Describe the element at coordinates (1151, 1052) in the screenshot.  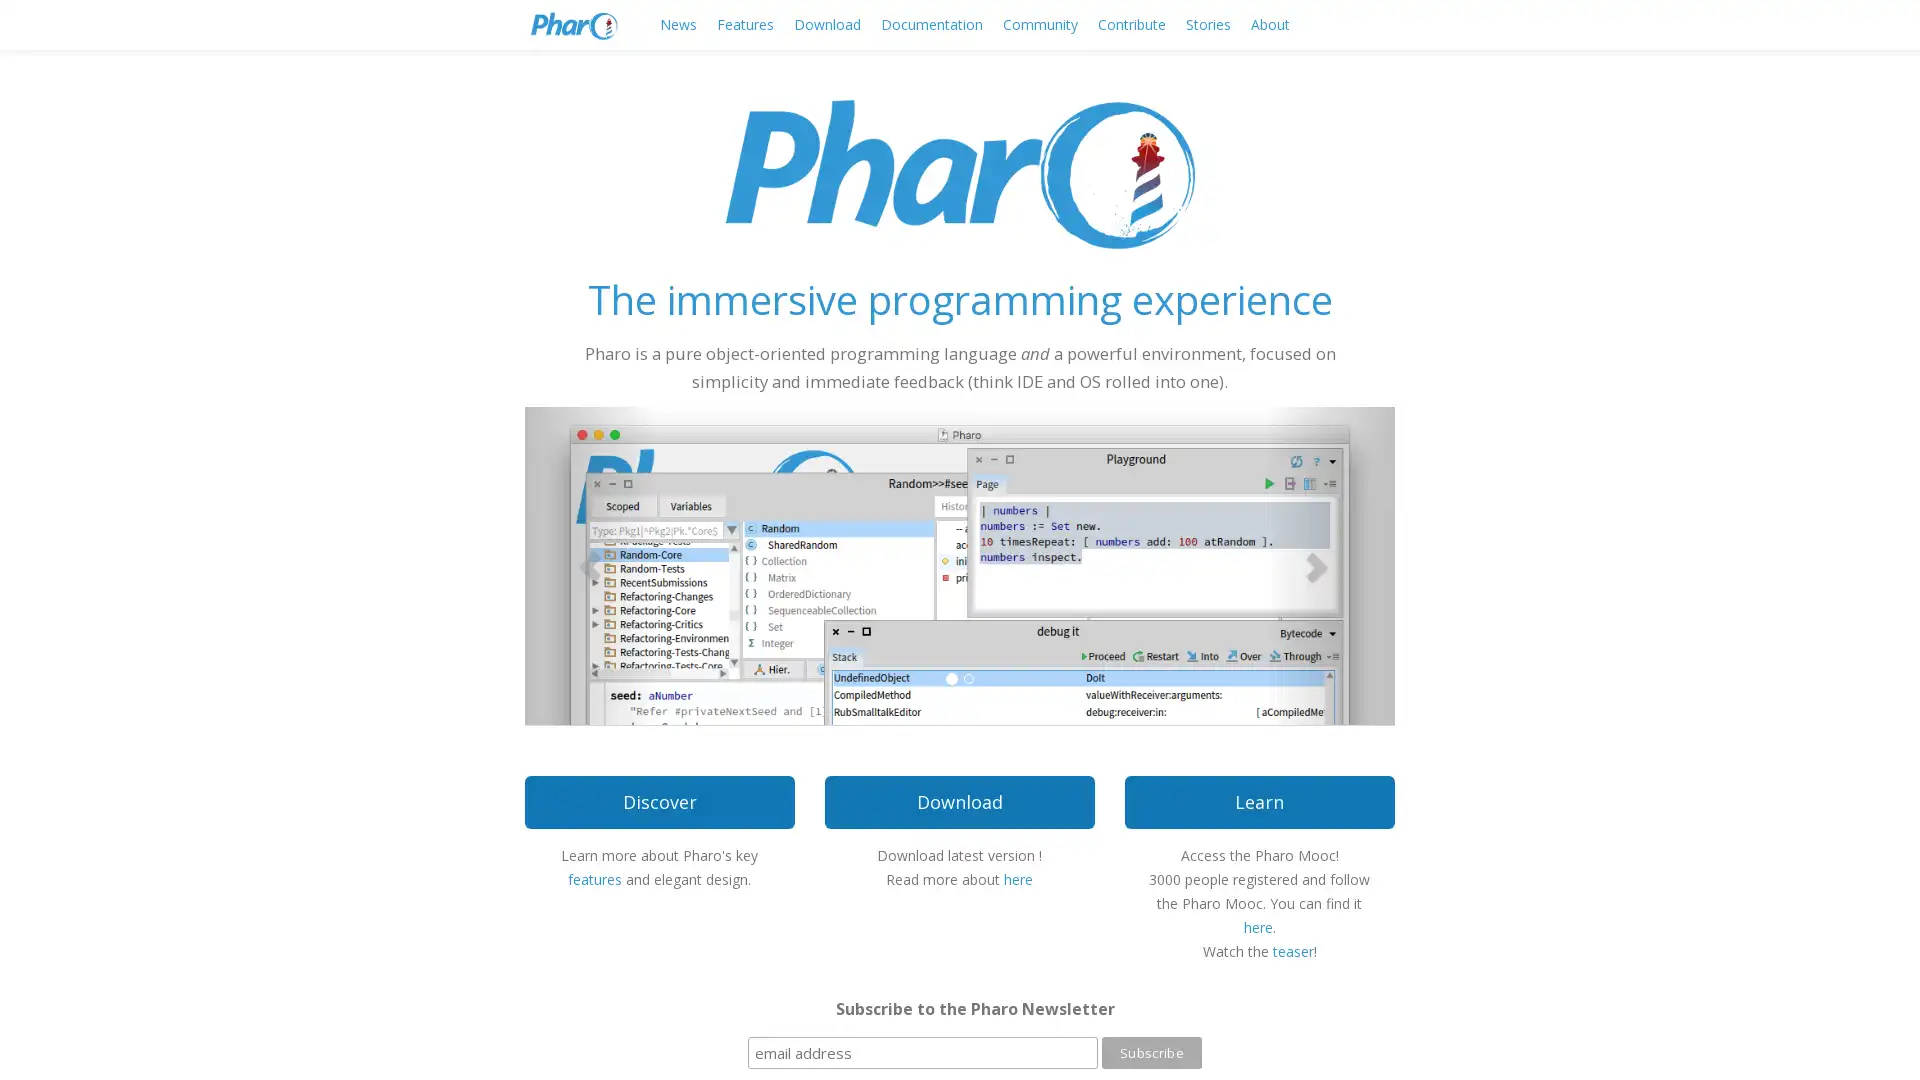
I see `Subscribe` at that location.